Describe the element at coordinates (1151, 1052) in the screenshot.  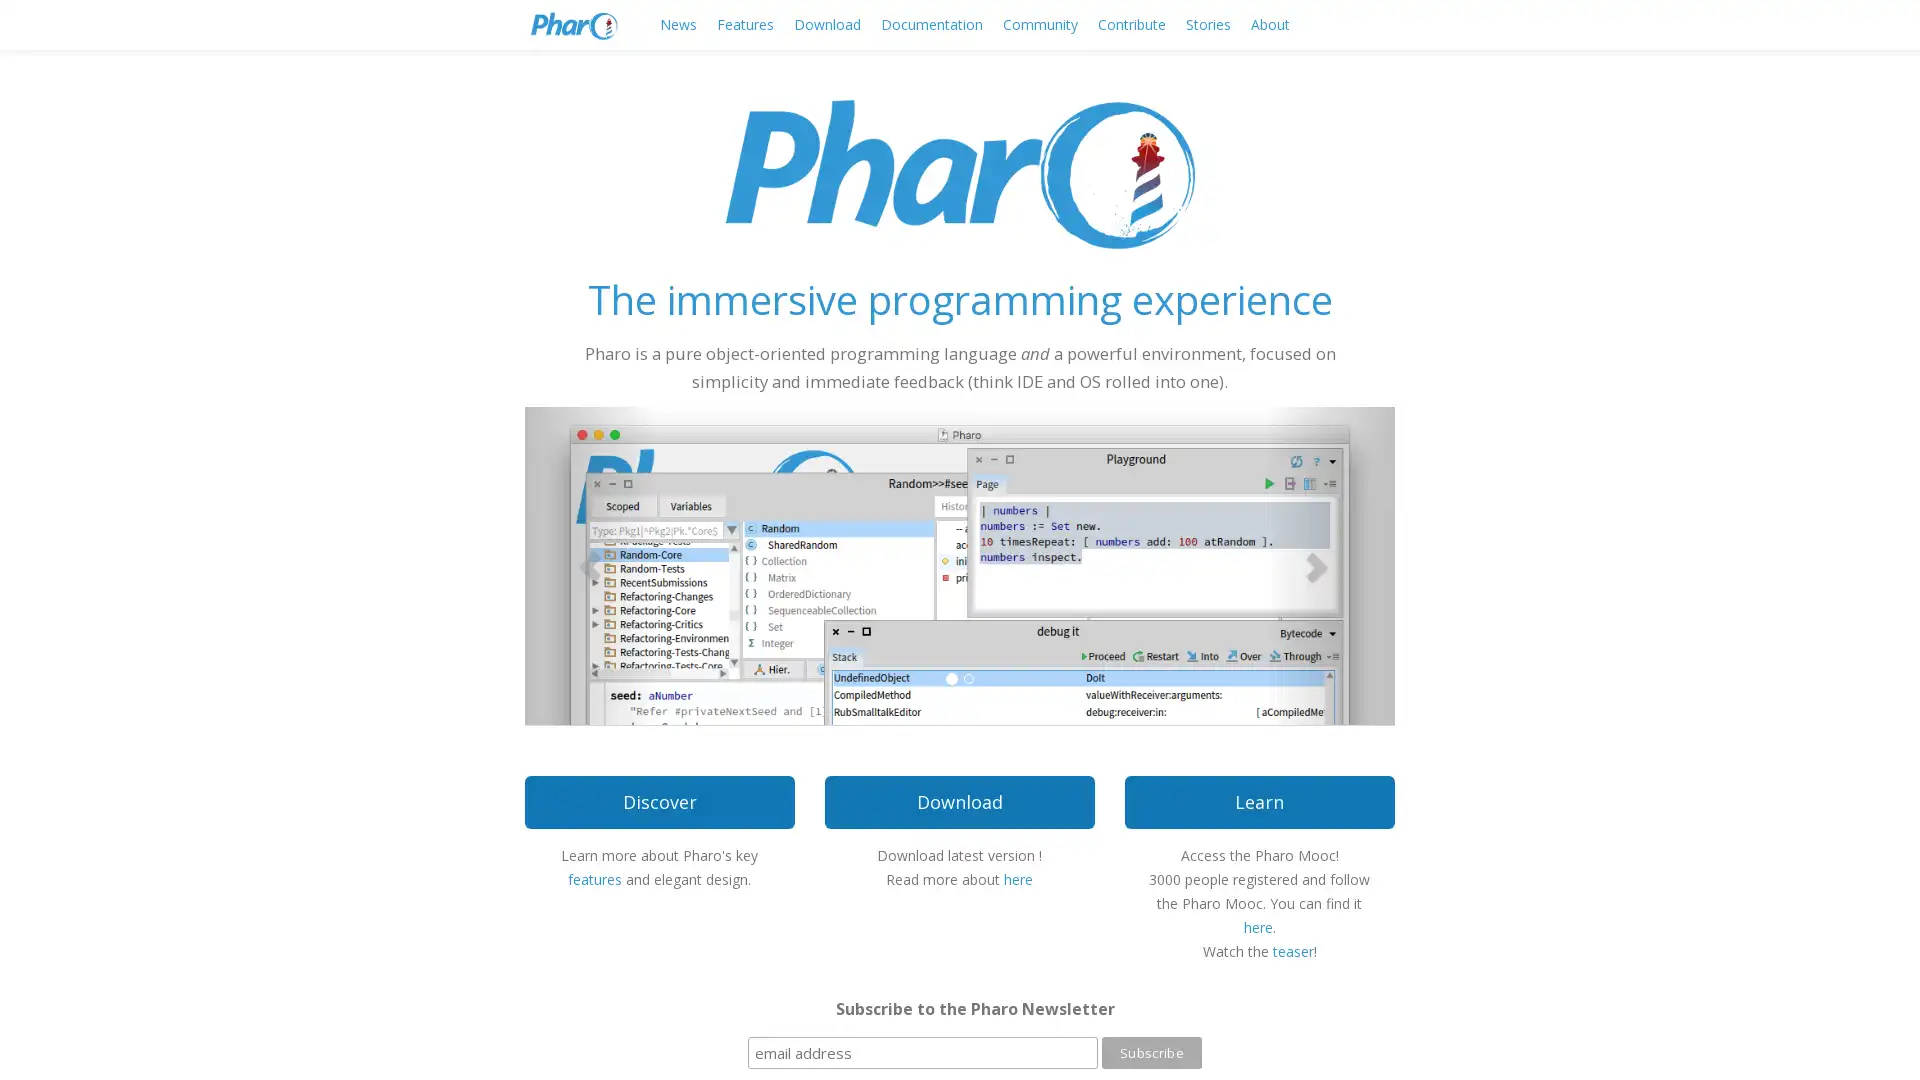
I see `Subscribe` at that location.